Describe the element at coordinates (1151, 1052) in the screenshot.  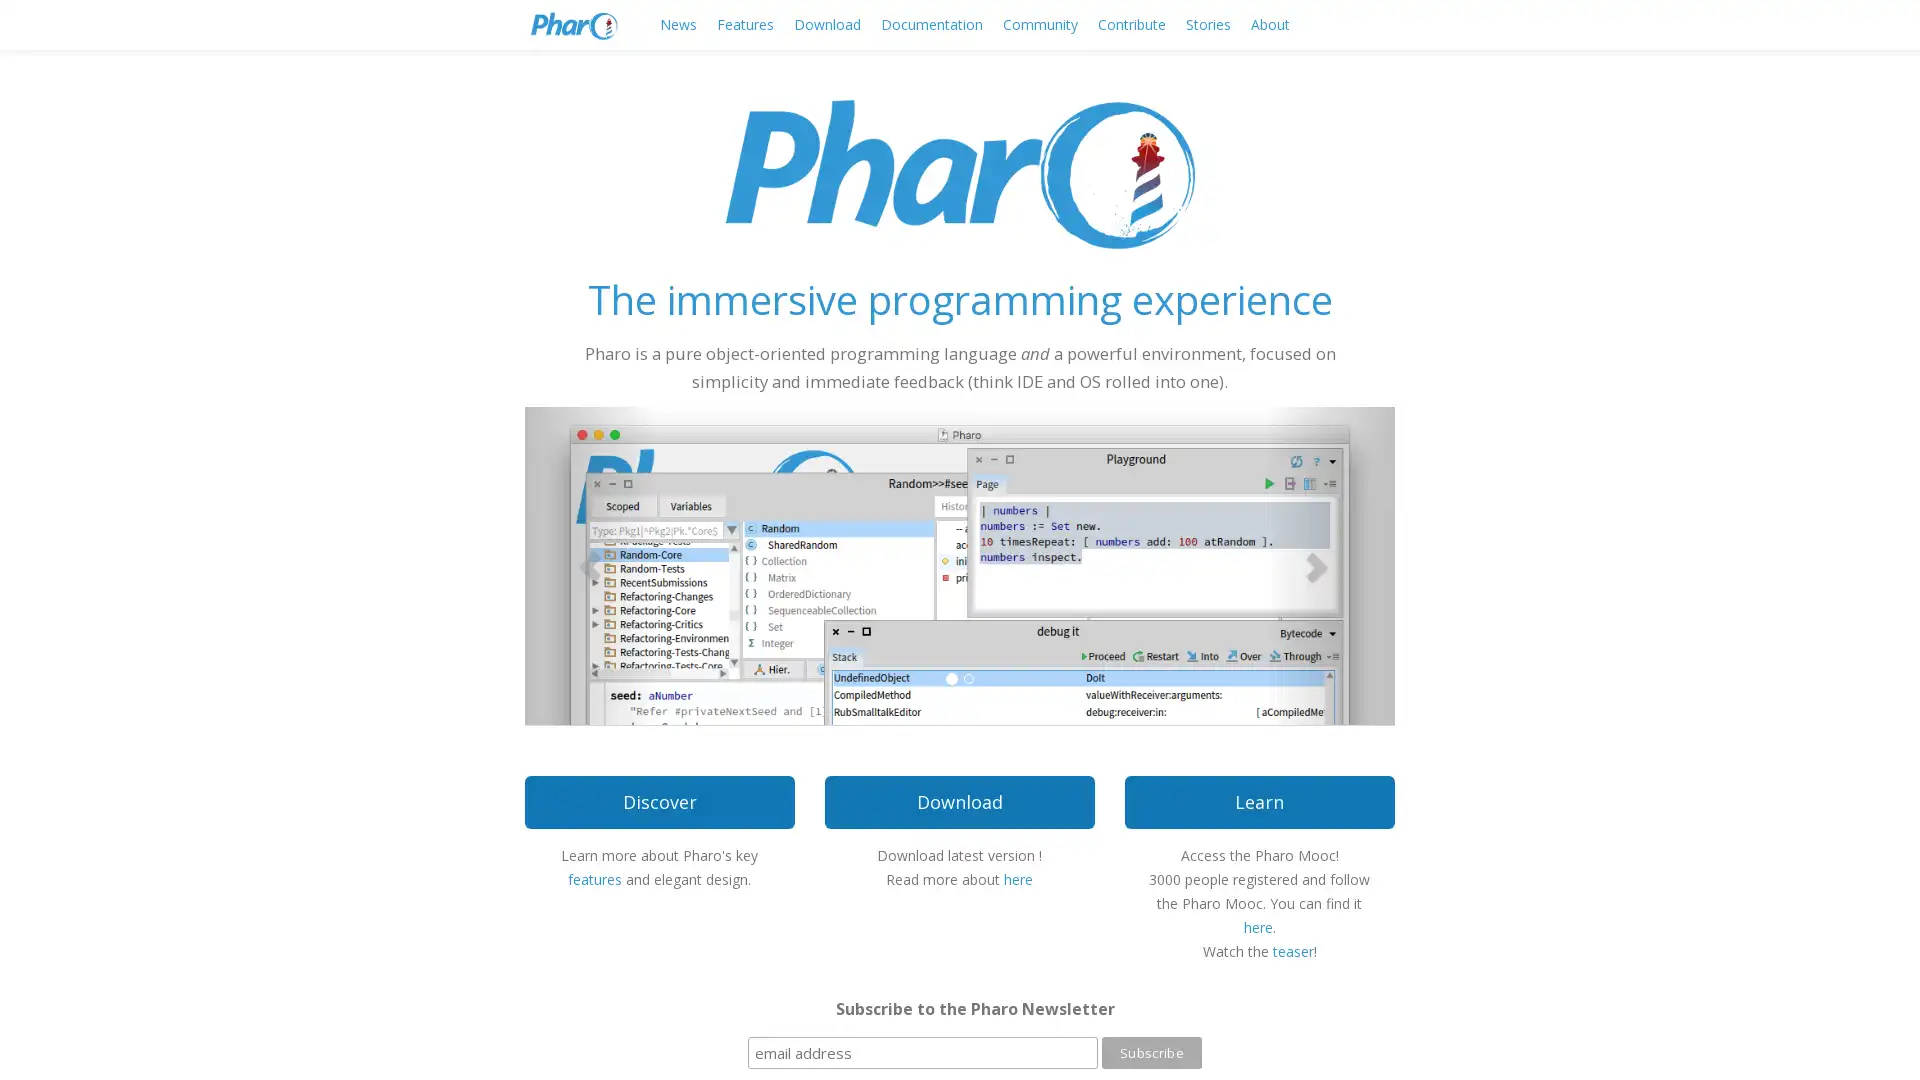
I see `Subscribe` at that location.